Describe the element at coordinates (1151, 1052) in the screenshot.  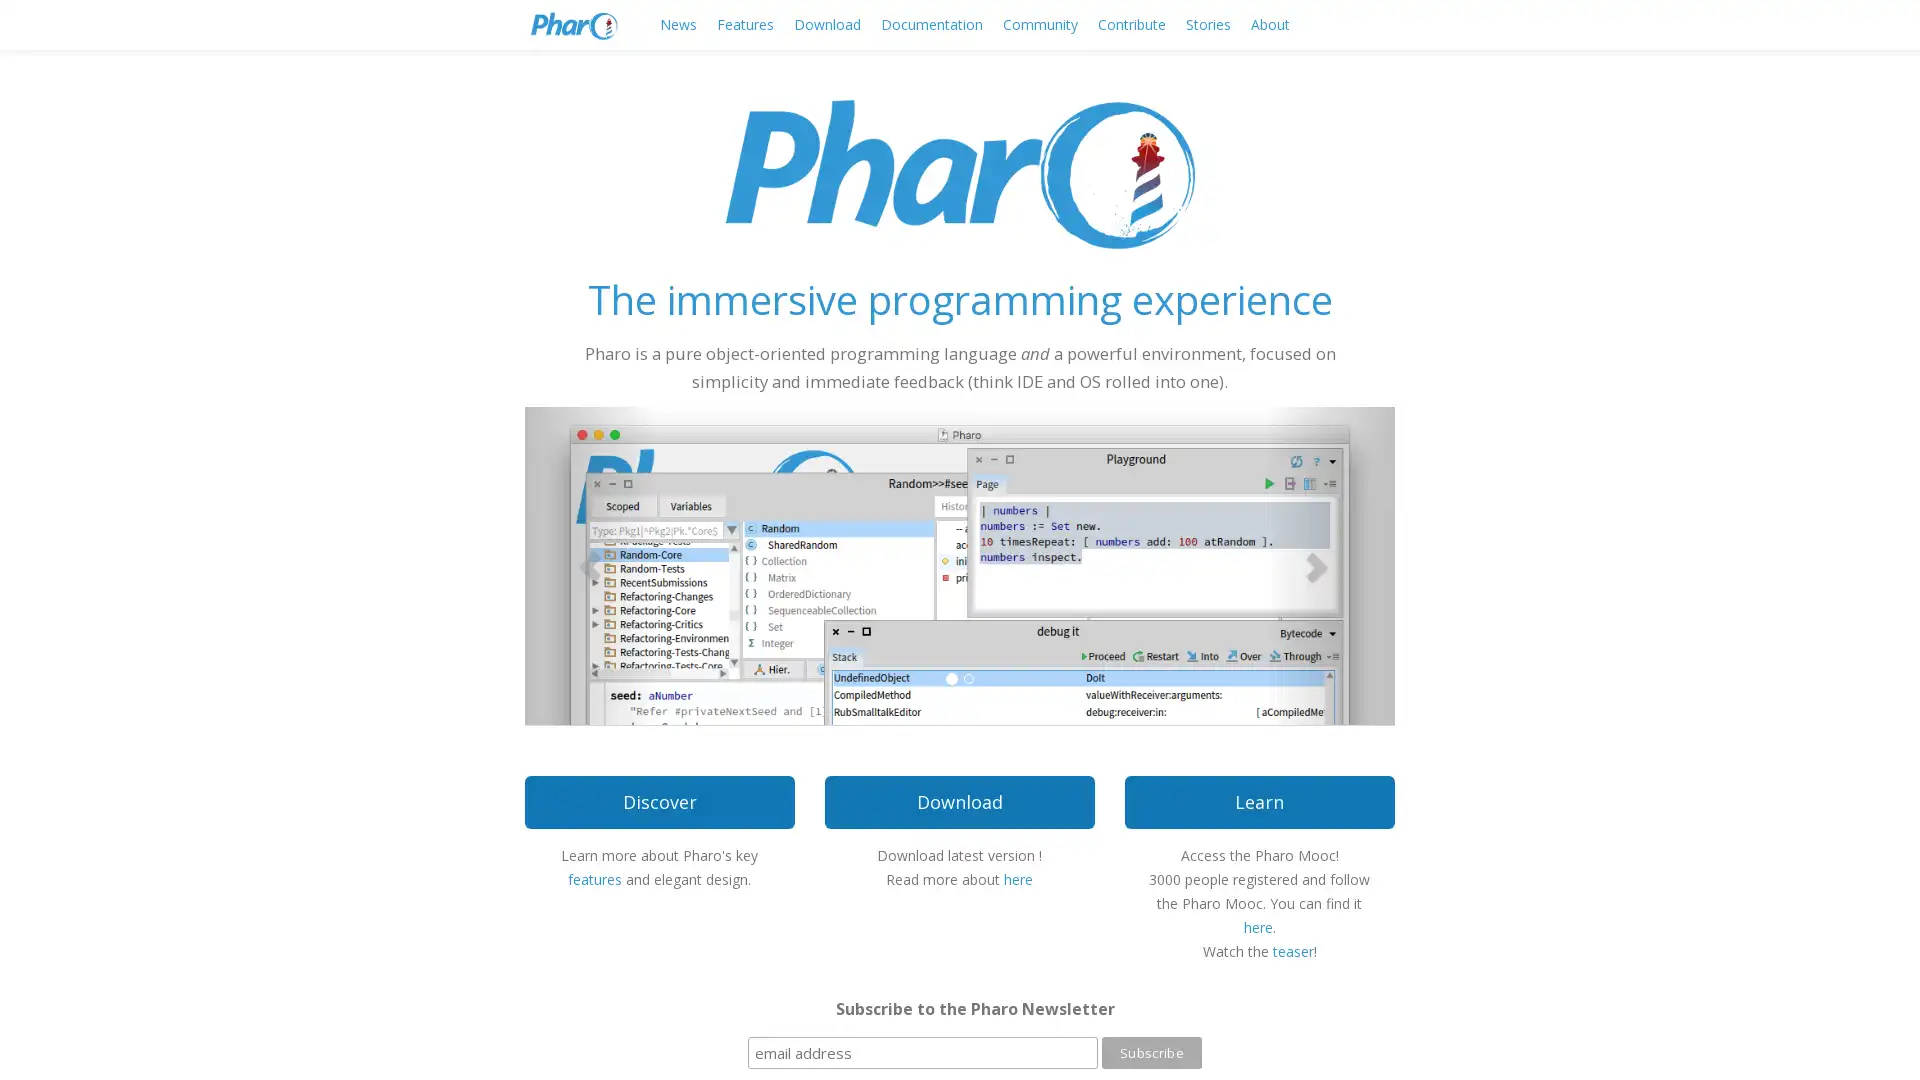
I see `Subscribe` at that location.